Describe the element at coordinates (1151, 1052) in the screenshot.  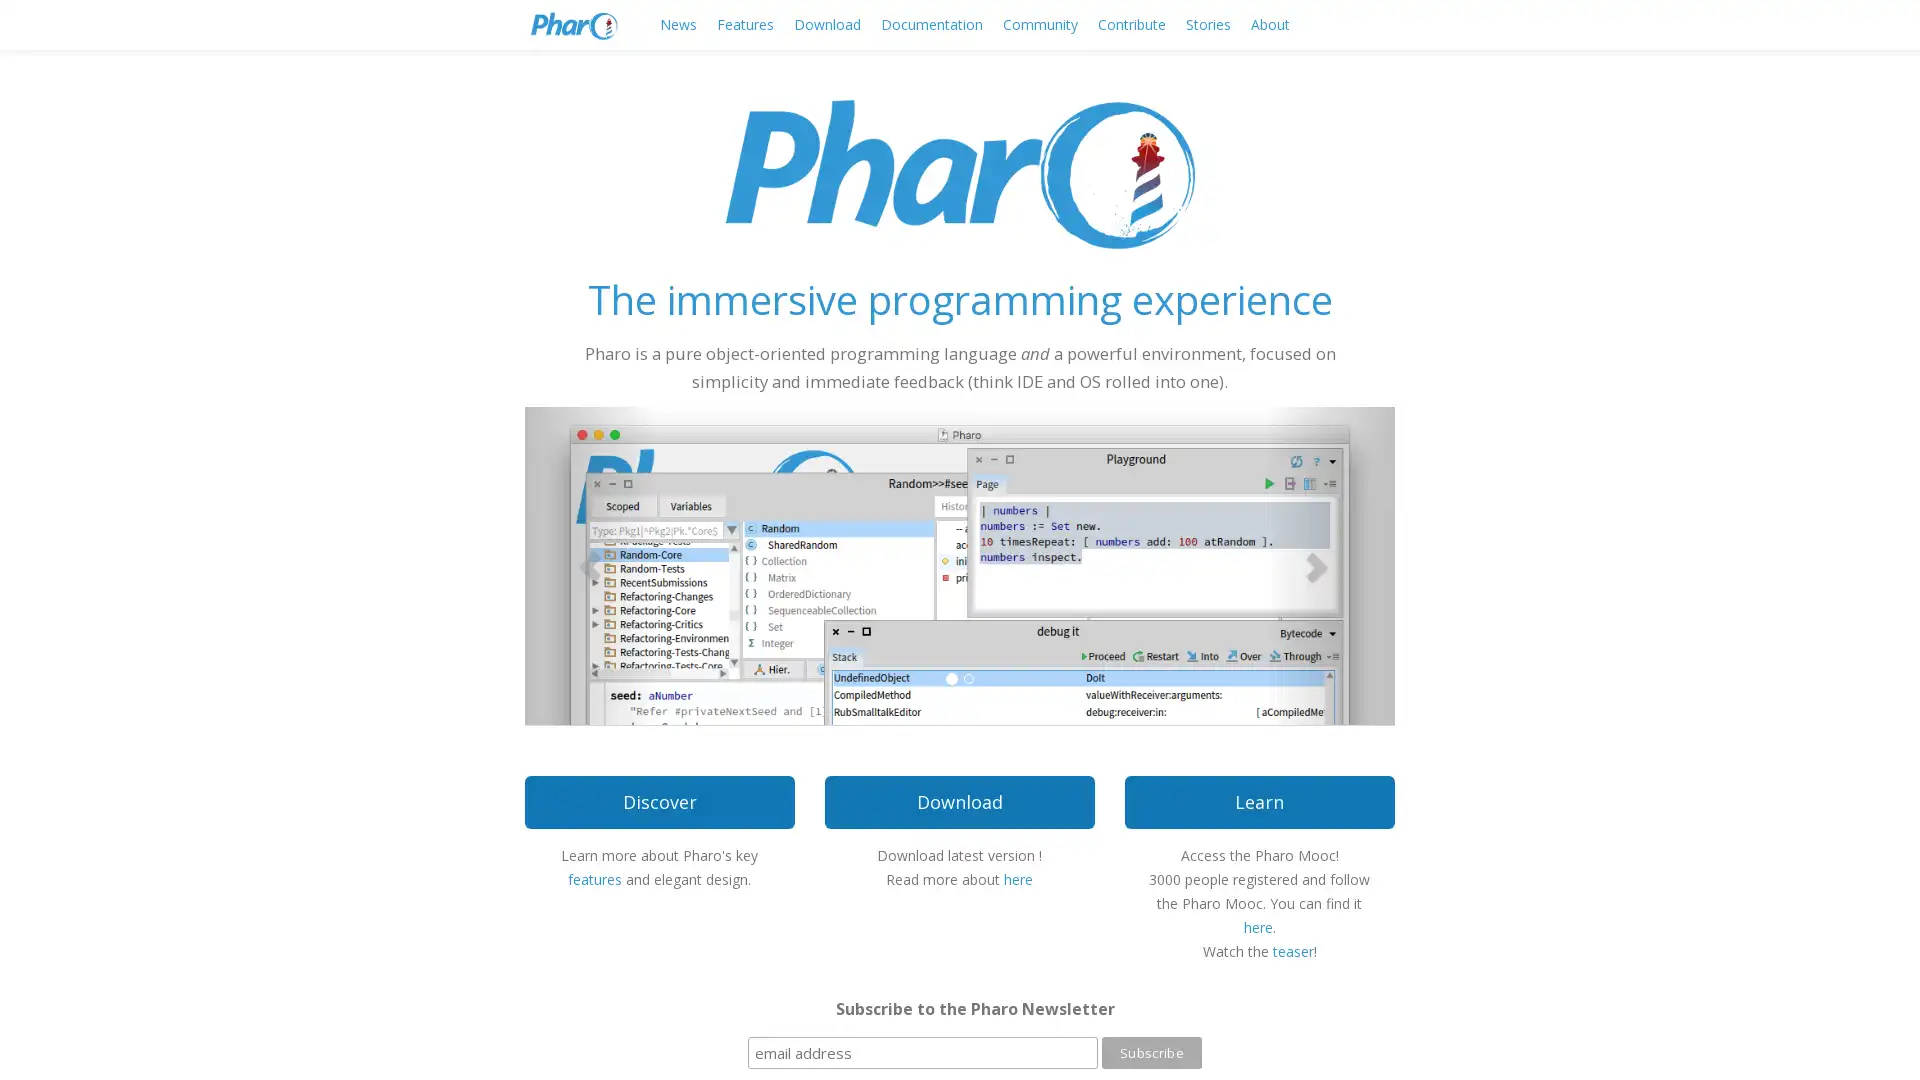
I see `Subscribe` at that location.